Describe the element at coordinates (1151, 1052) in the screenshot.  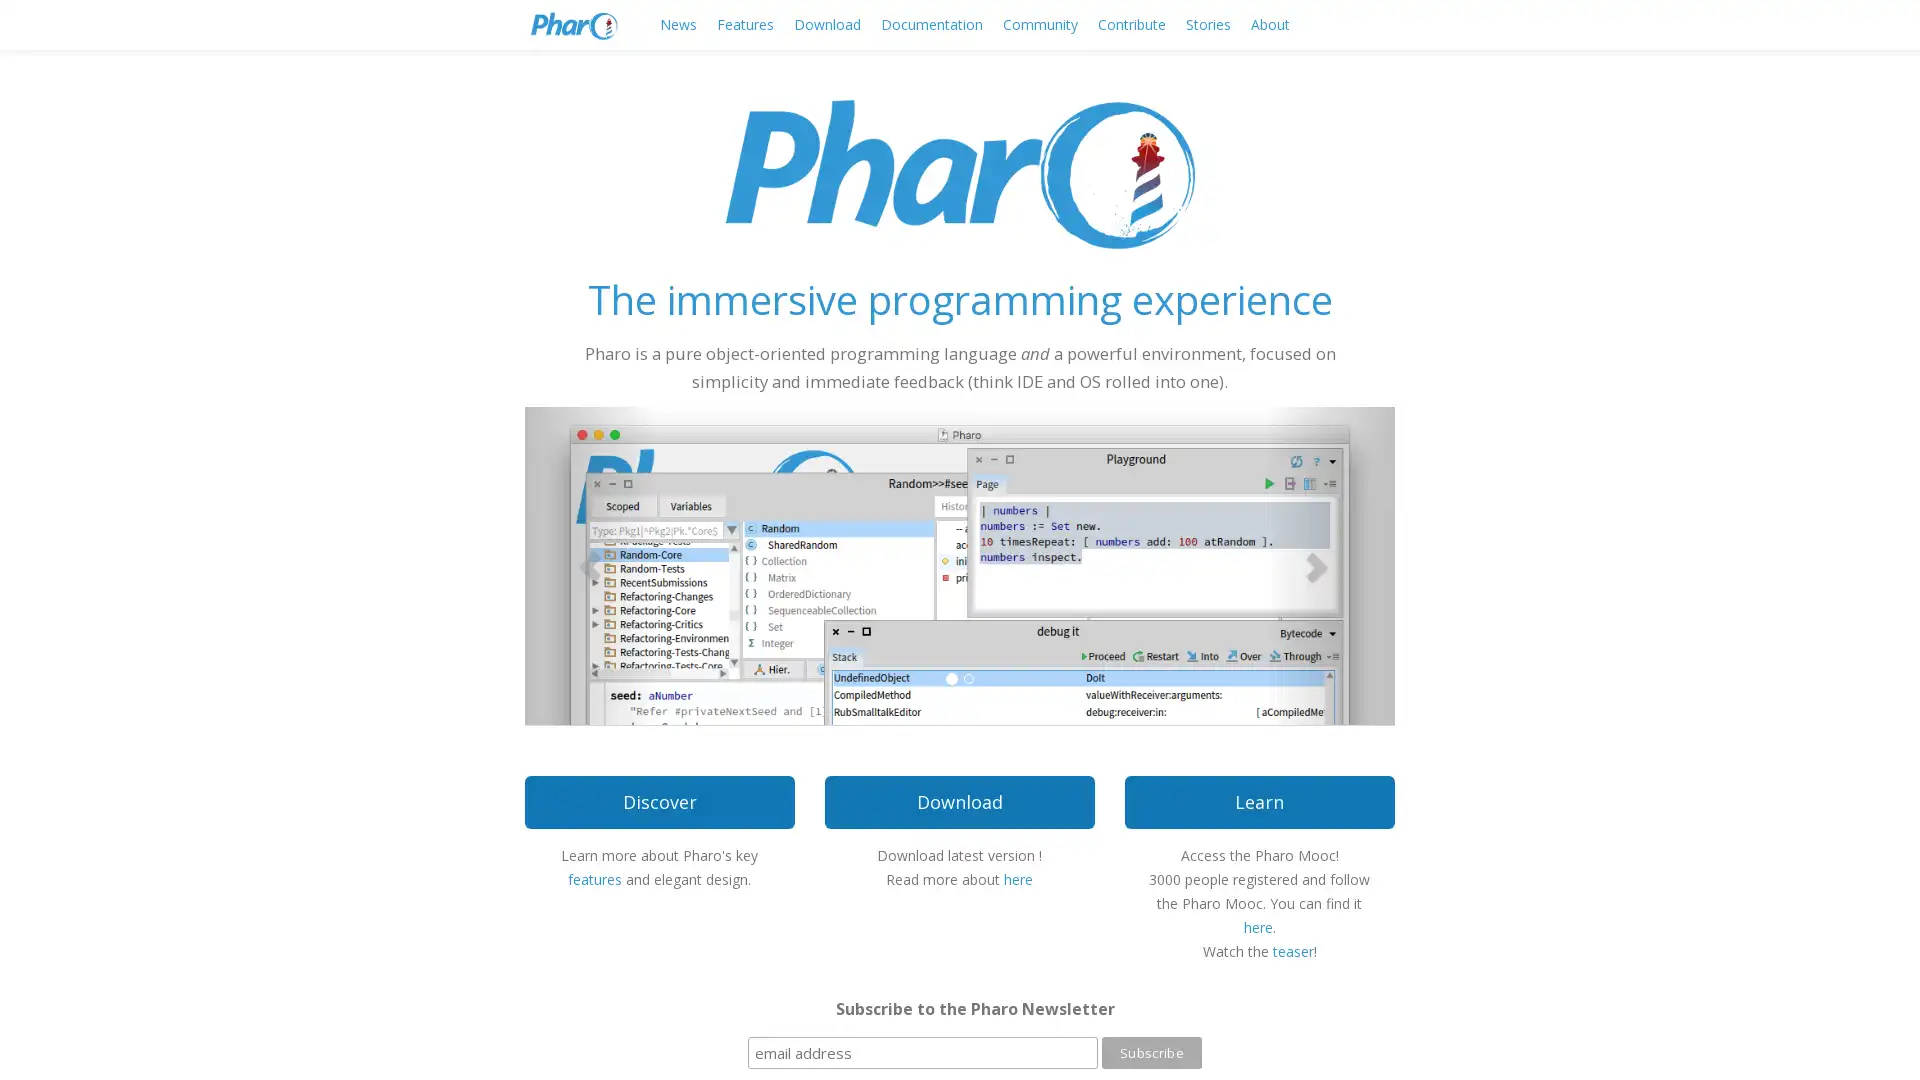
I see `Subscribe` at that location.